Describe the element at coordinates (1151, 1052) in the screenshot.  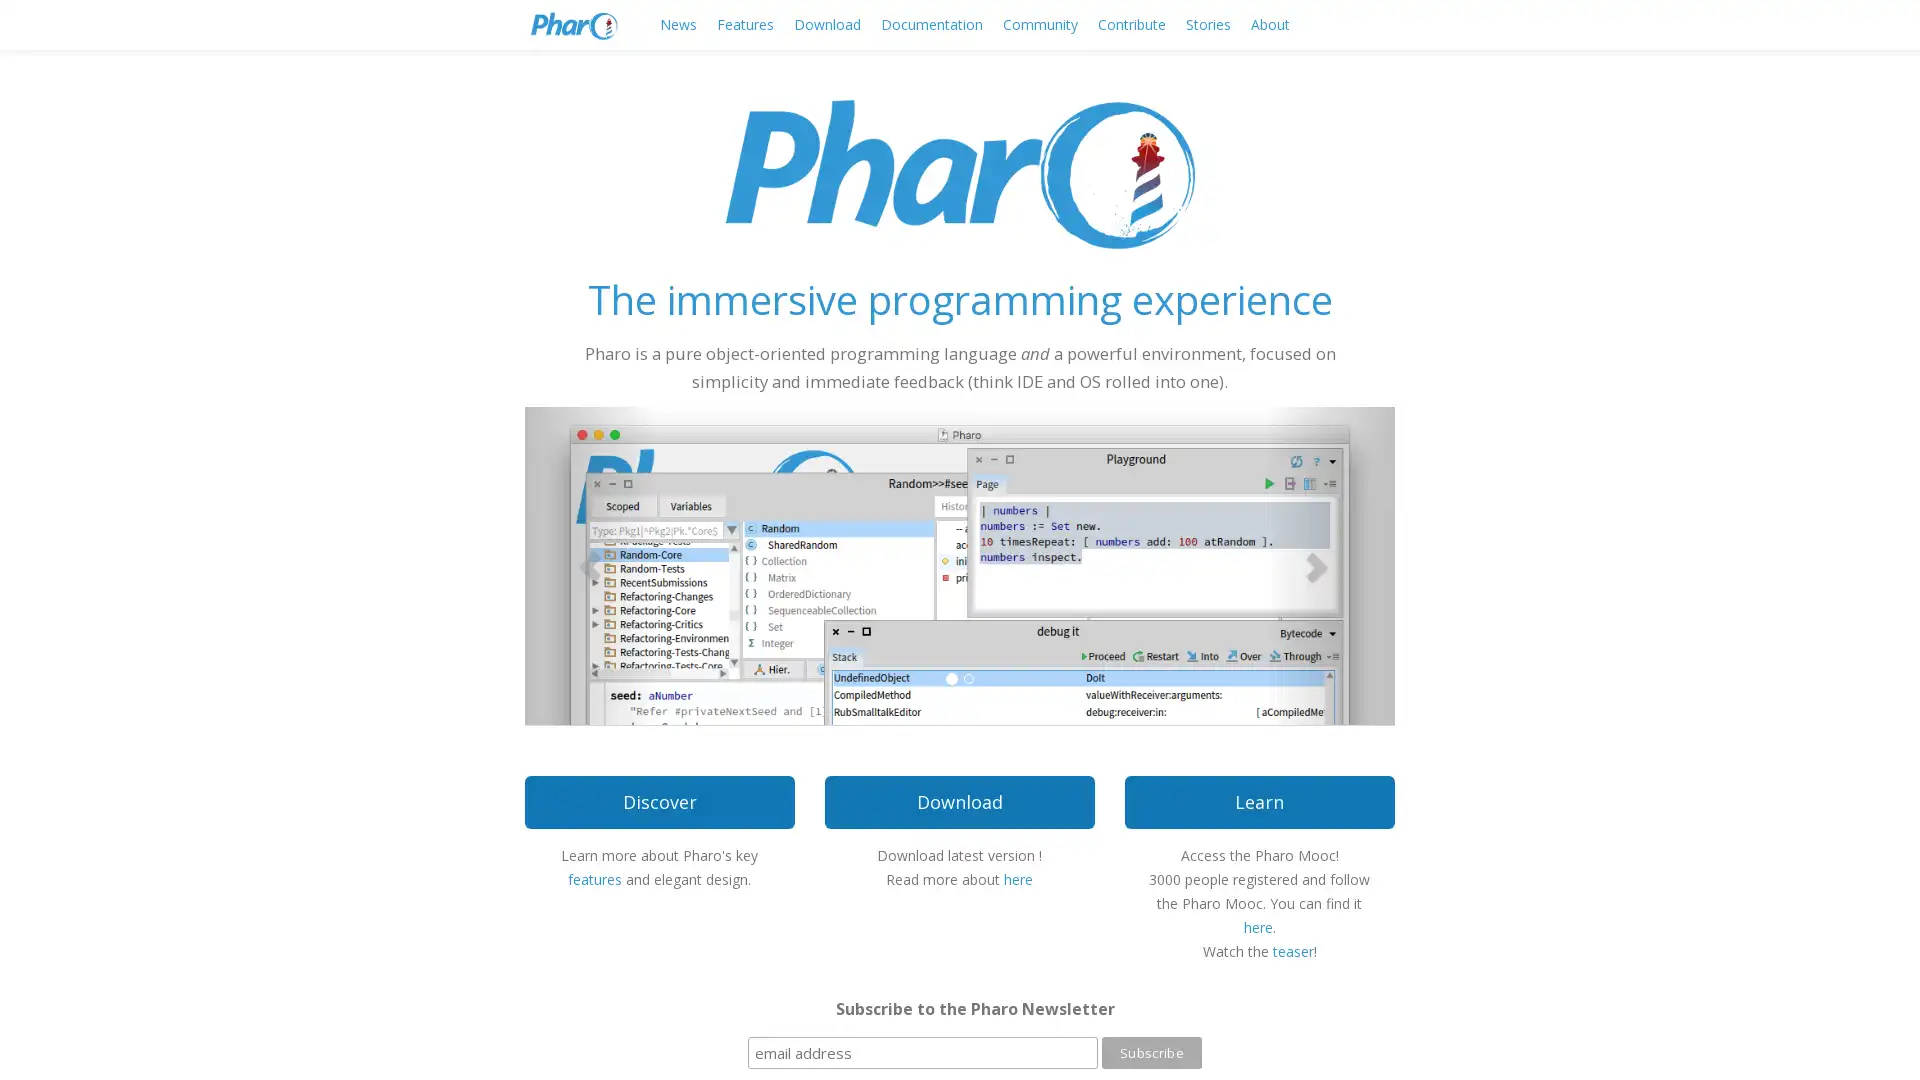
I see `Subscribe` at that location.